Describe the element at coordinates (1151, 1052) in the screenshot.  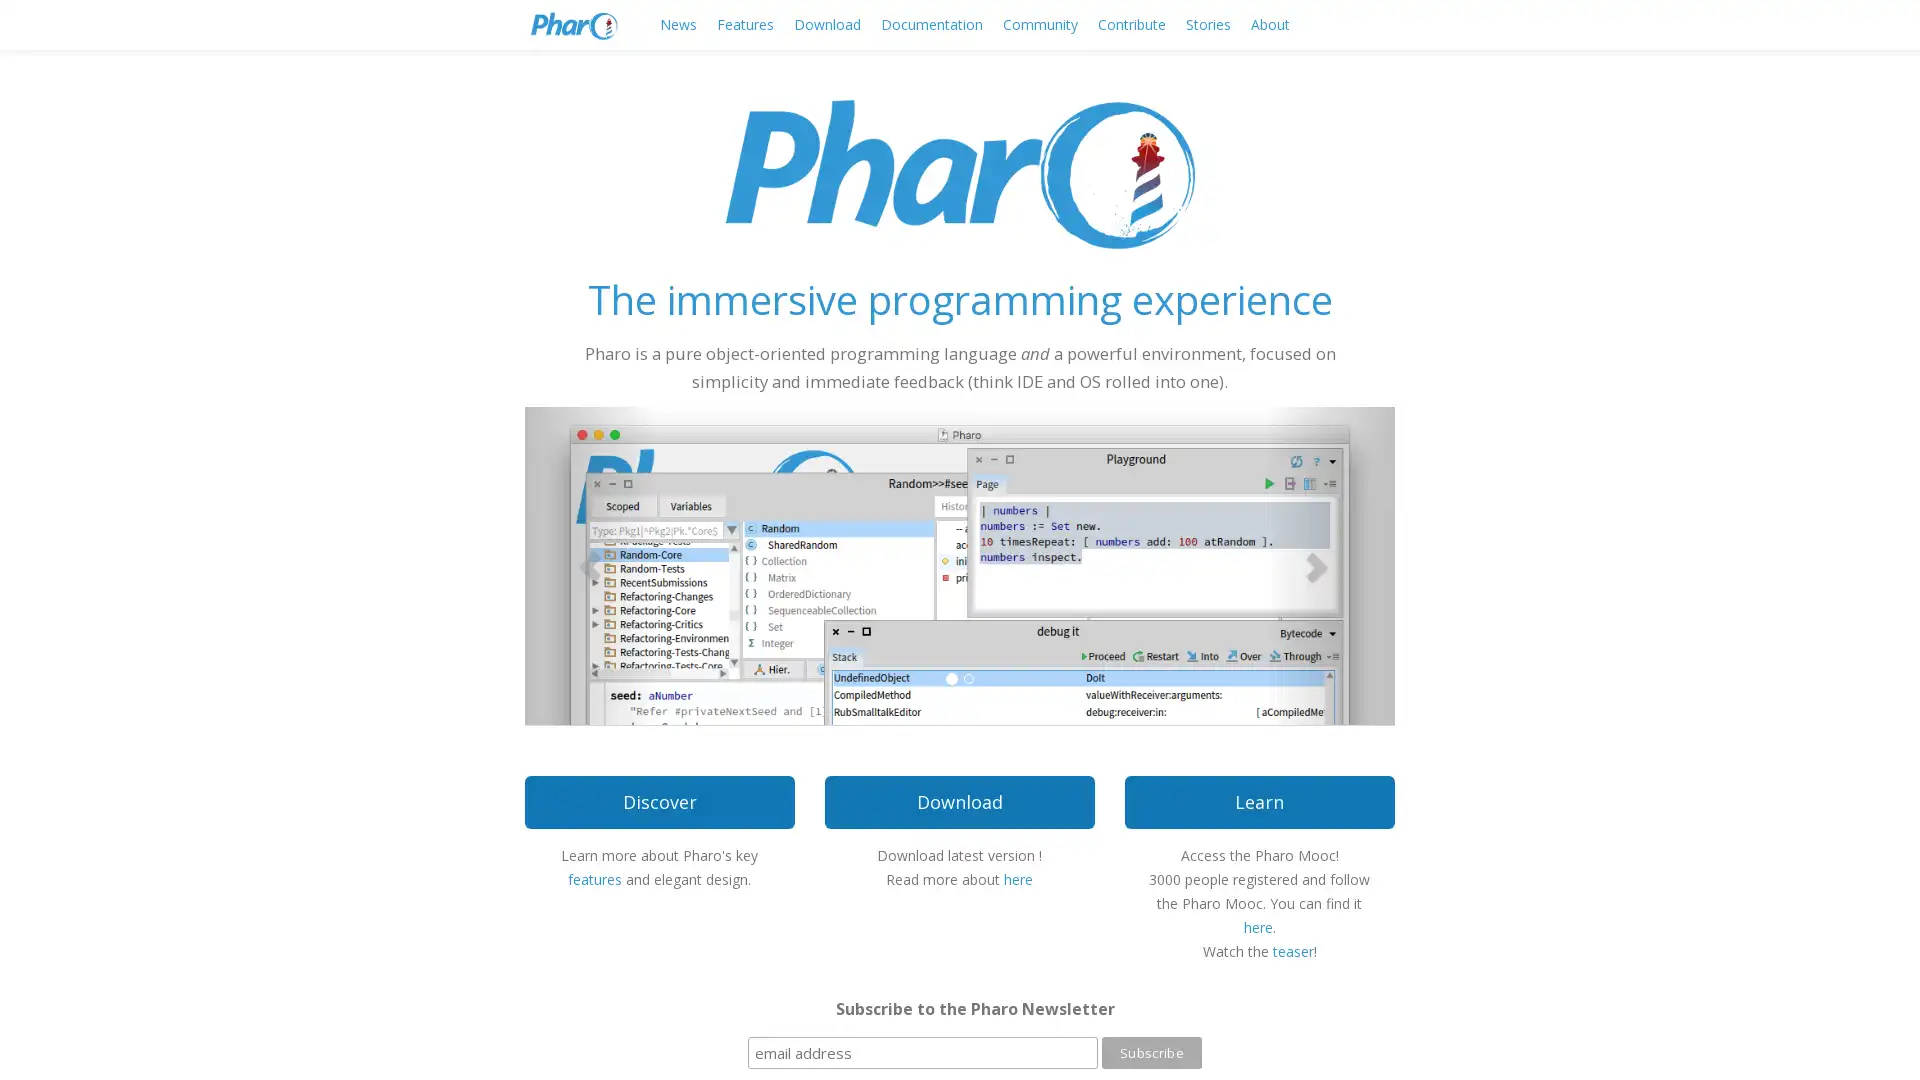
I see `Subscribe` at that location.